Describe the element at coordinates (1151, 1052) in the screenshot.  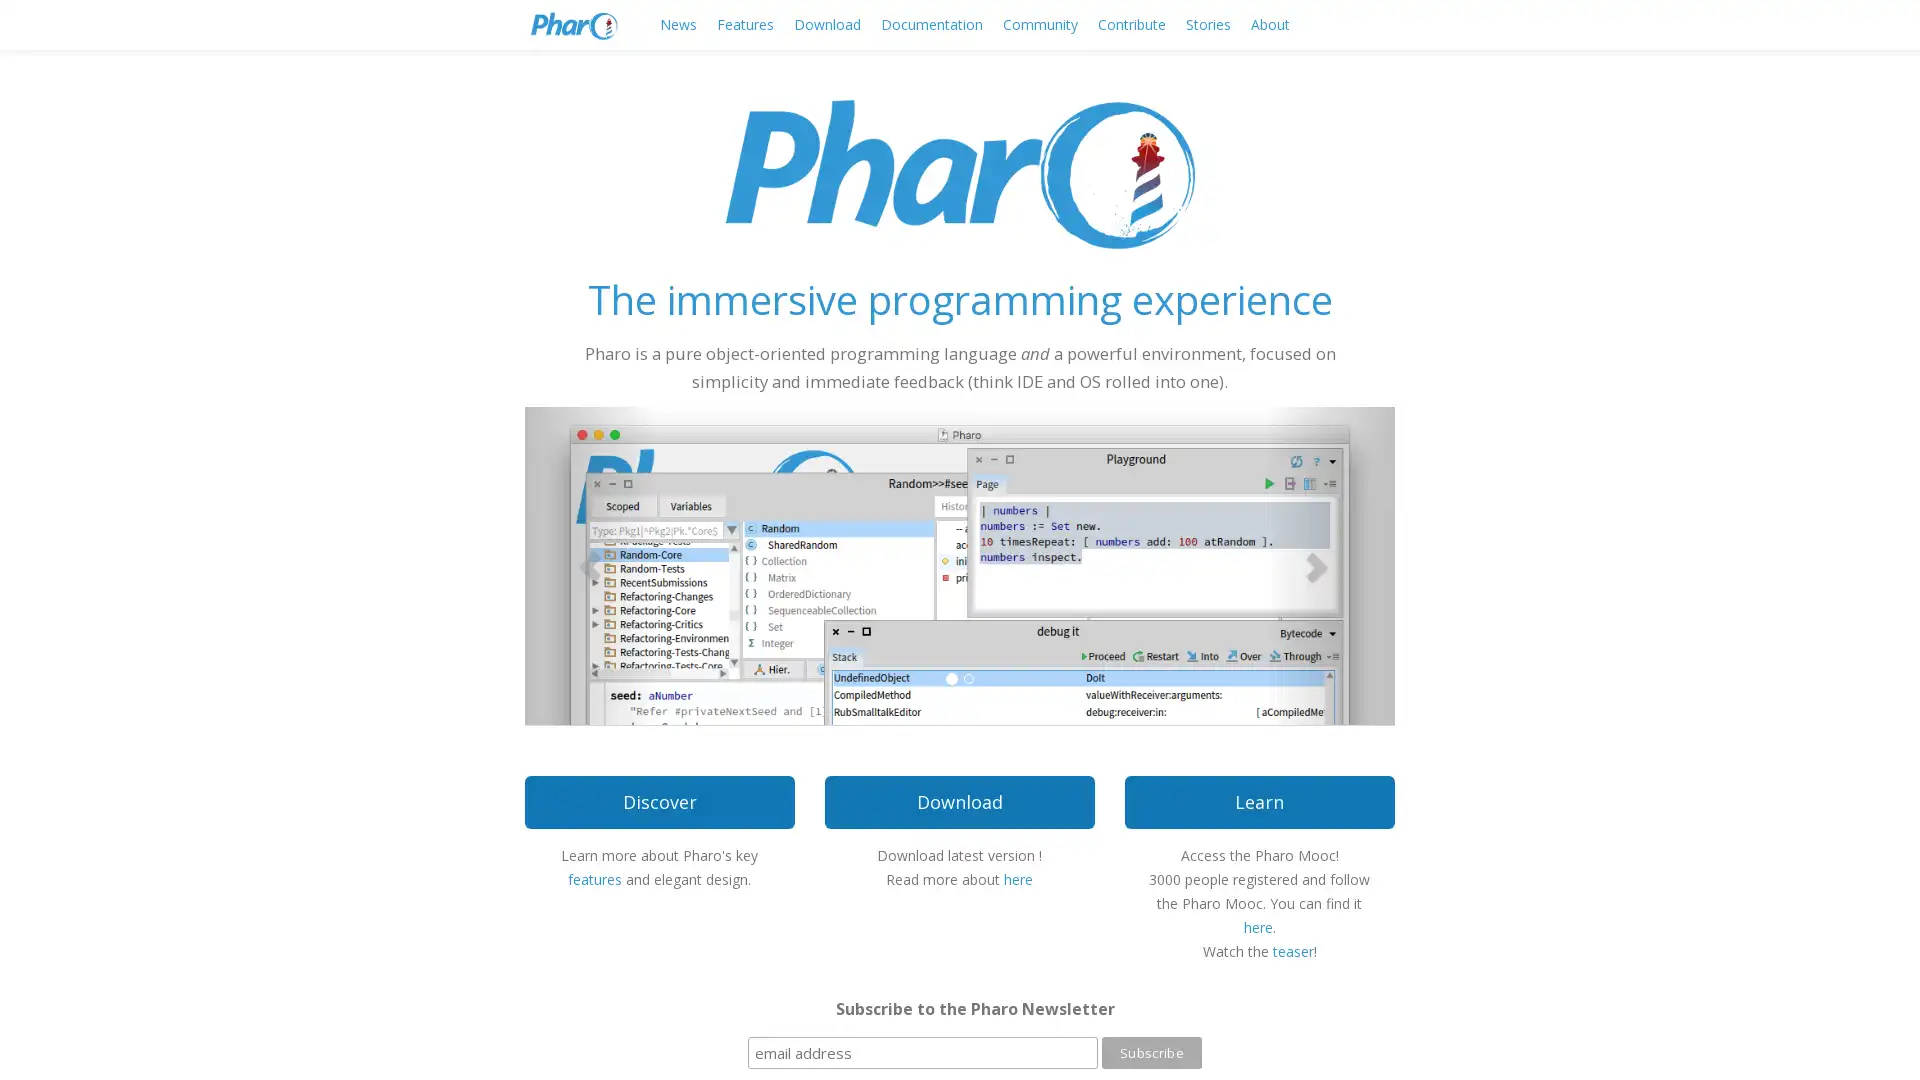
I see `Subscribe` at that location.